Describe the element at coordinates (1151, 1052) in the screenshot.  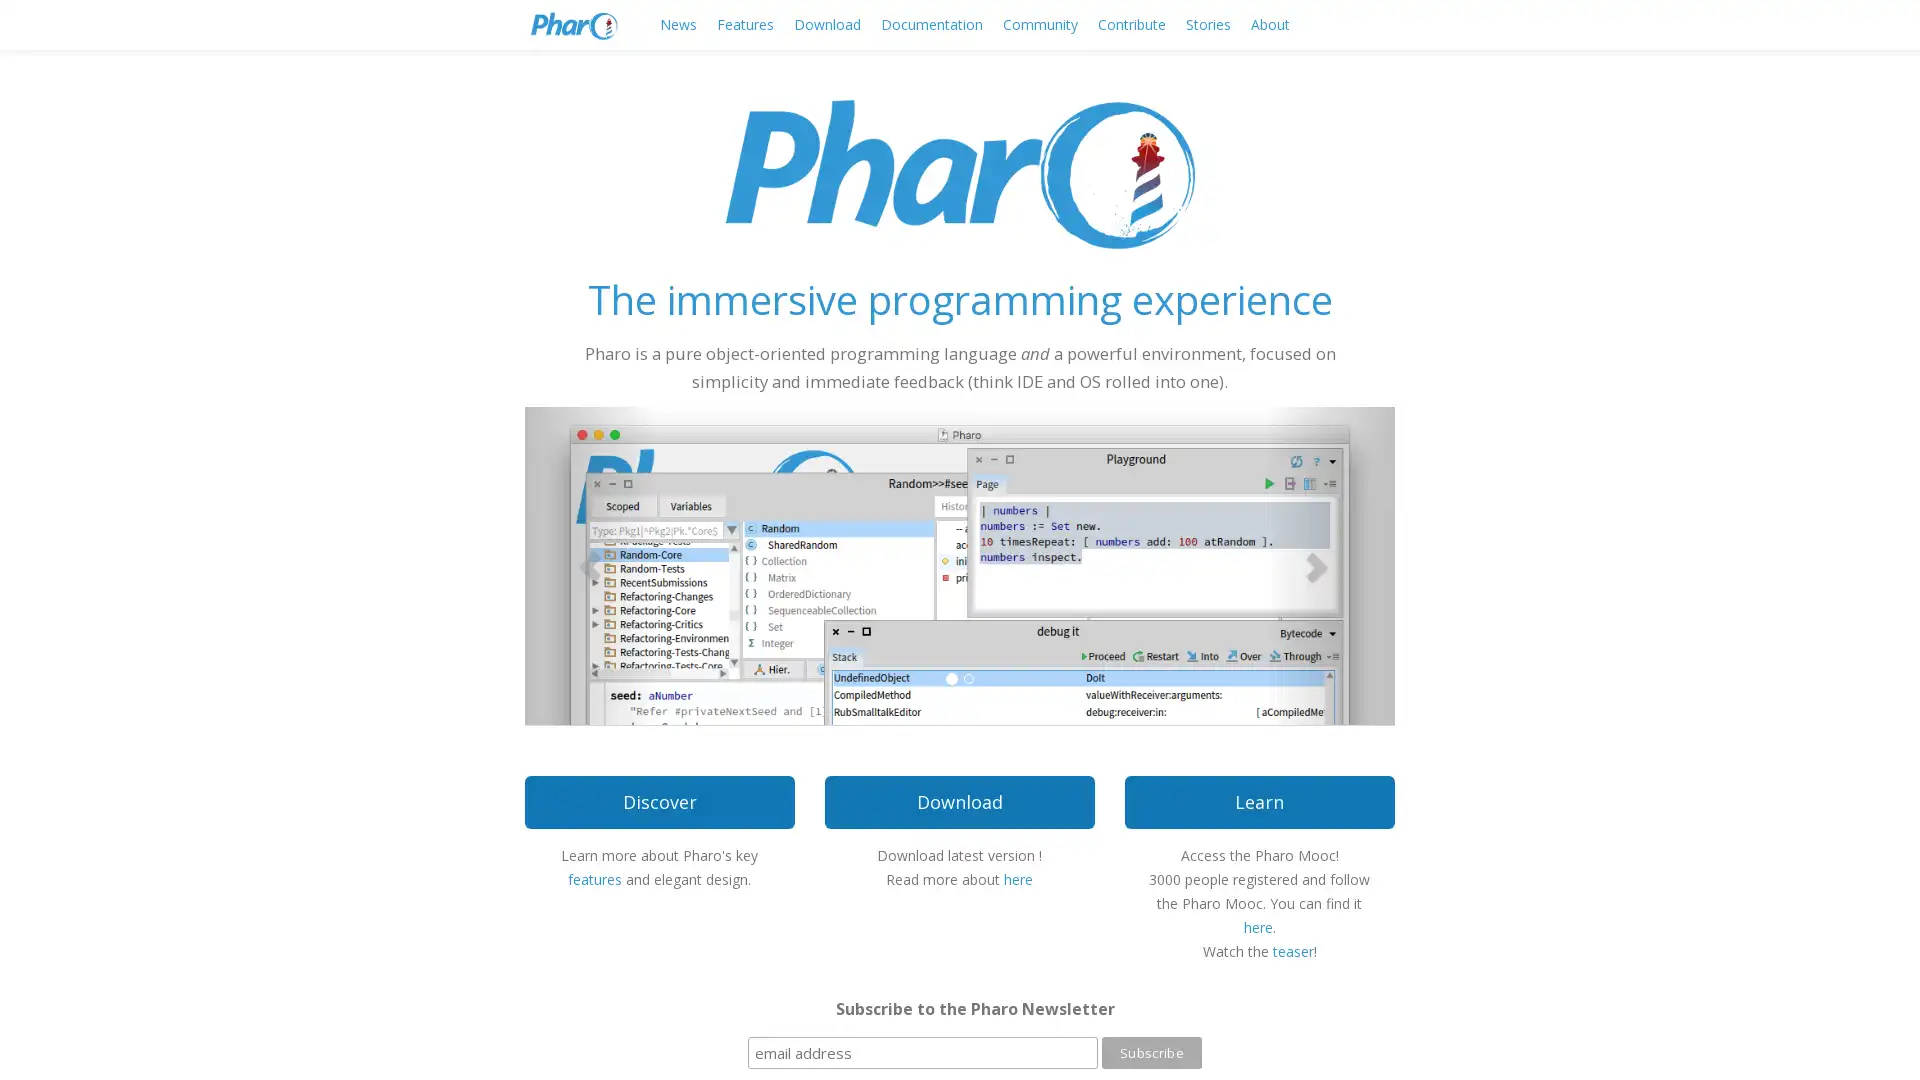
I see `Subscribe` at that location.